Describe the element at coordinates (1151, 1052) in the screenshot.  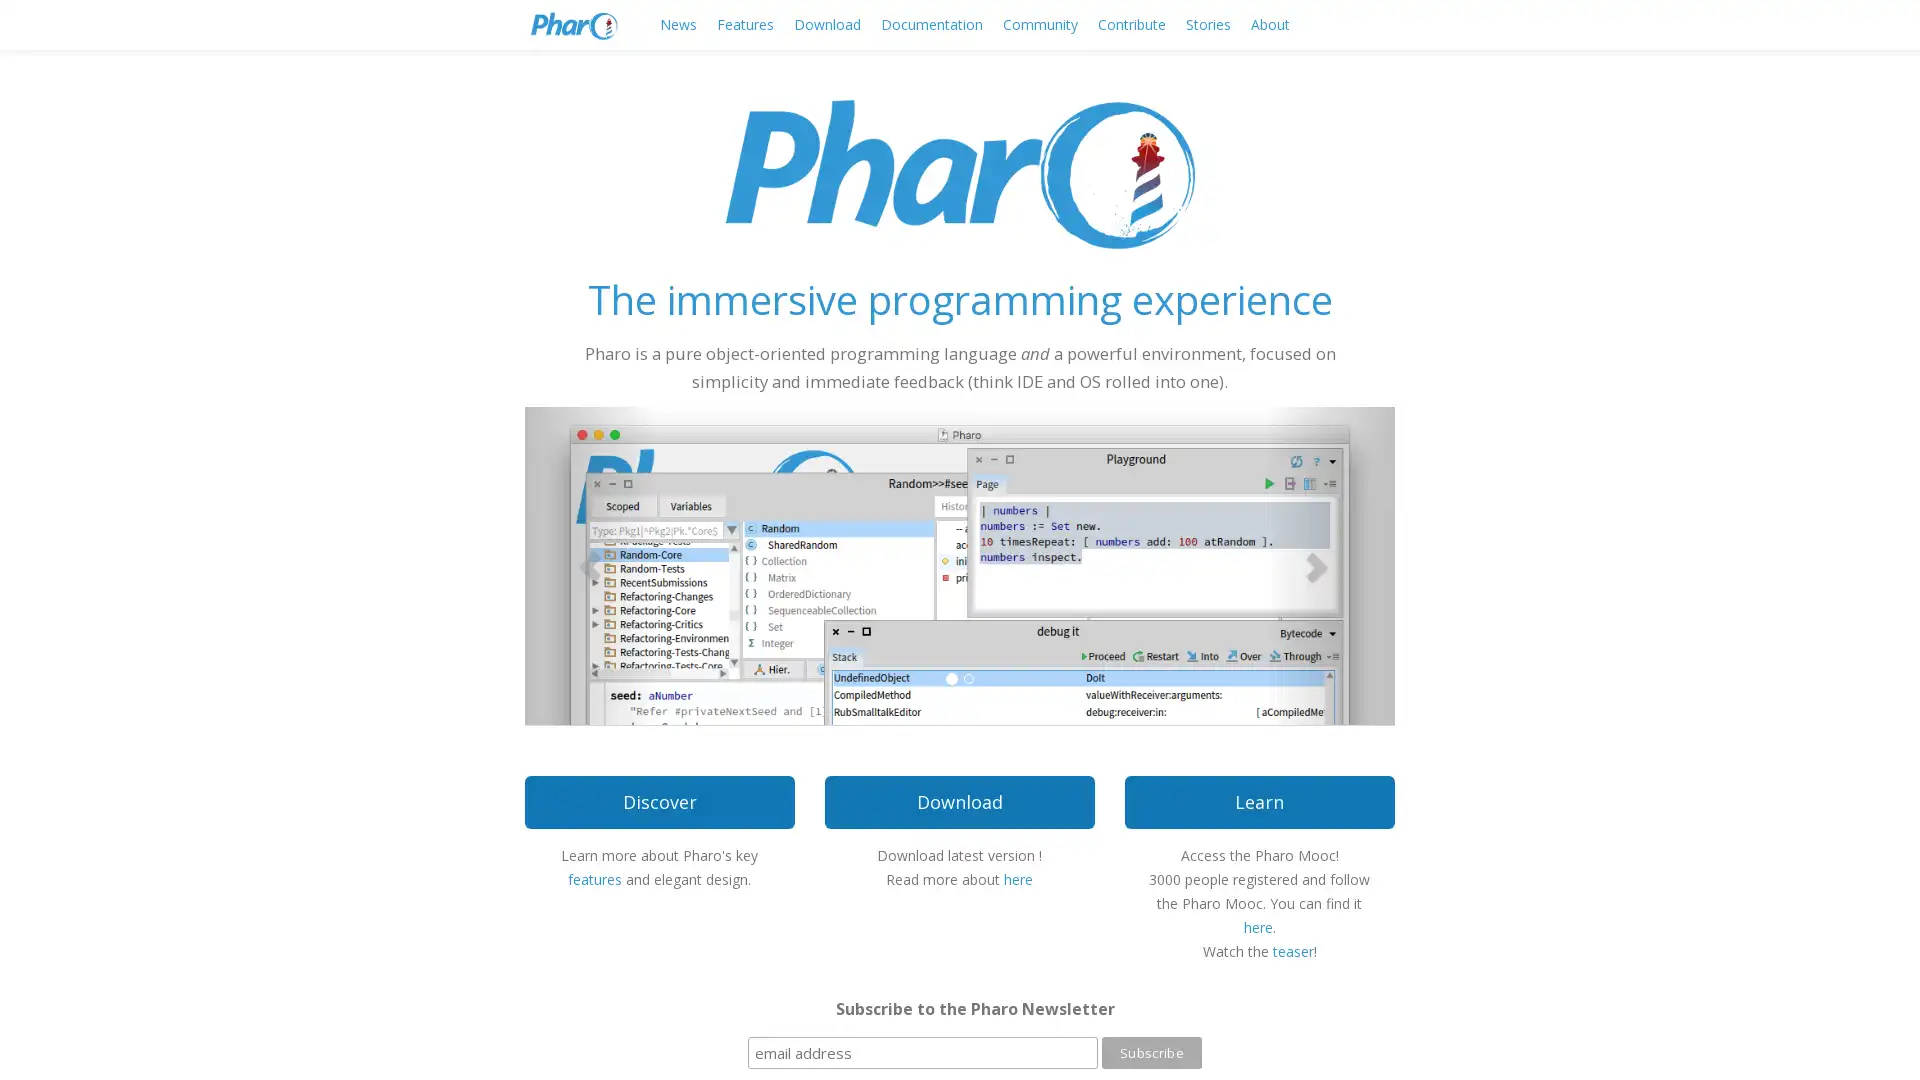
I see `Subscribe` at that location.